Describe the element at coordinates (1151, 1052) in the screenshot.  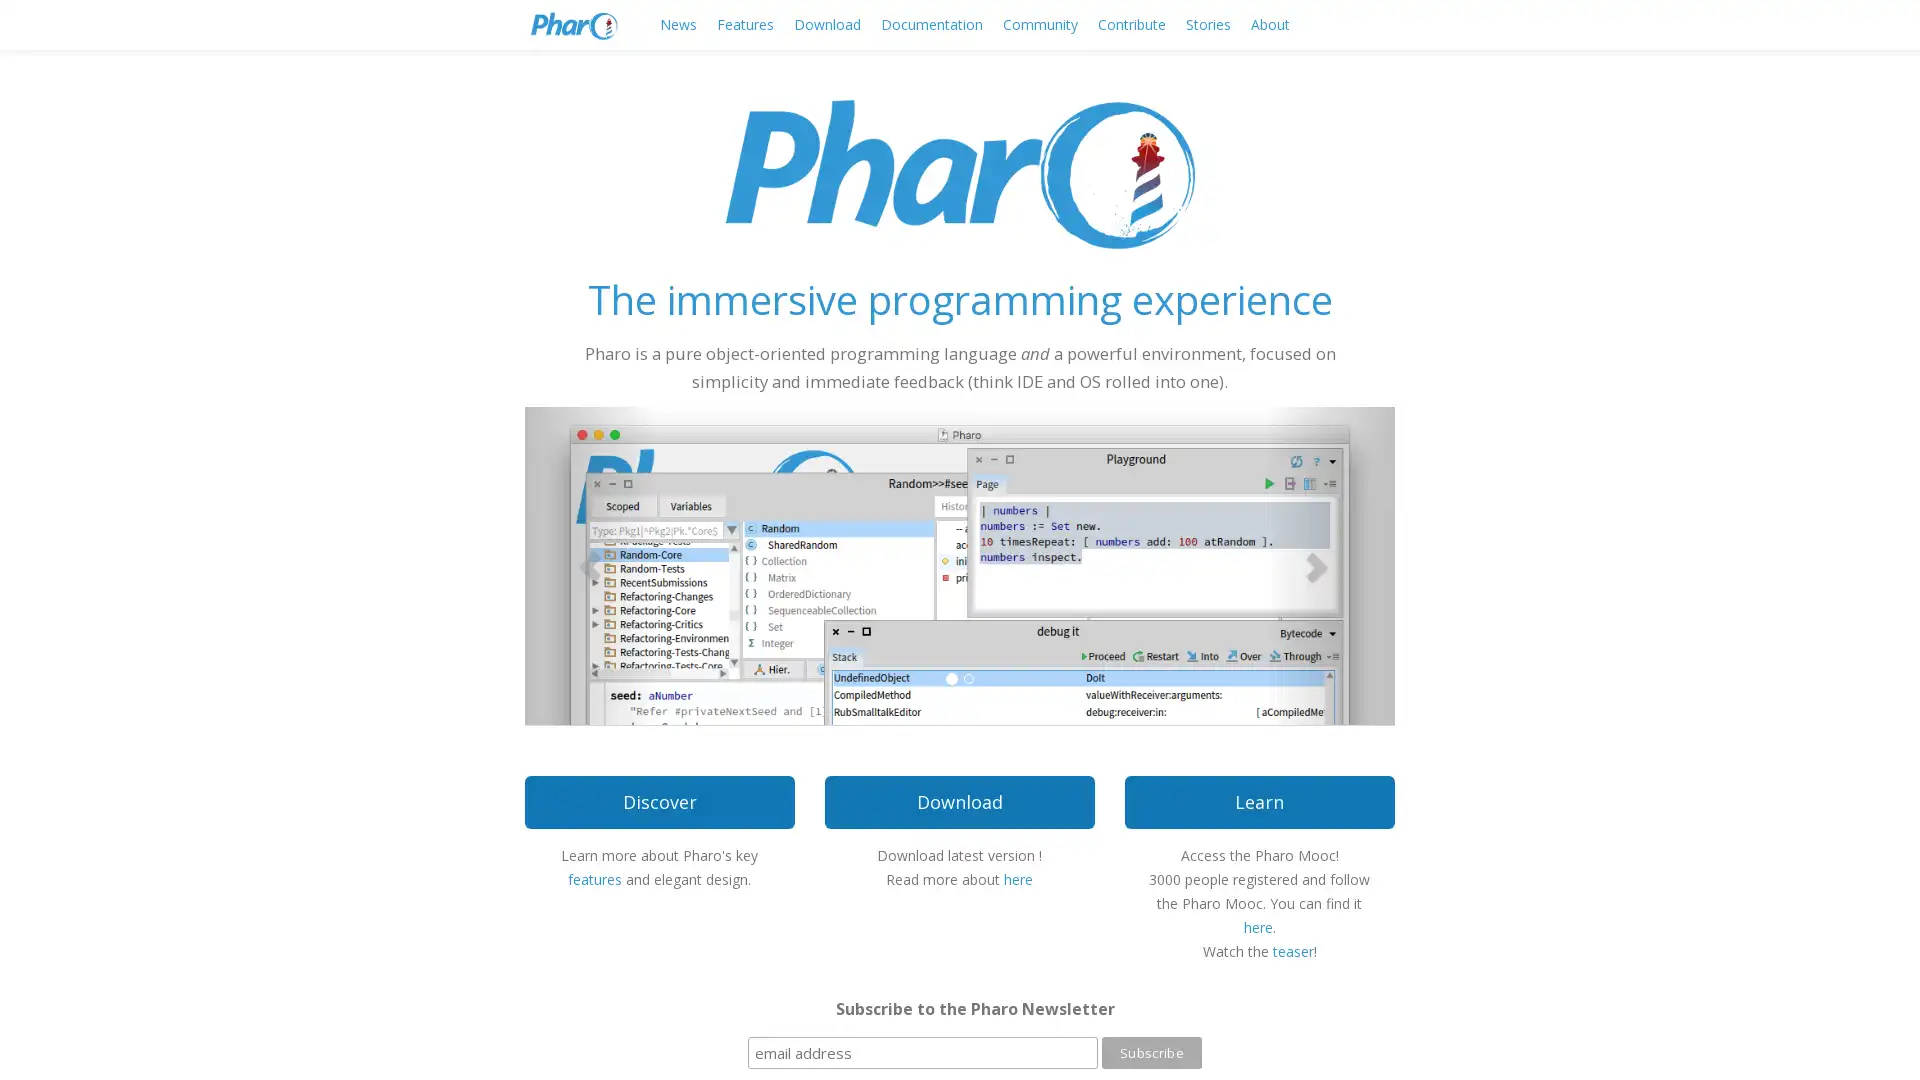
I see `Subscribe` at that location.